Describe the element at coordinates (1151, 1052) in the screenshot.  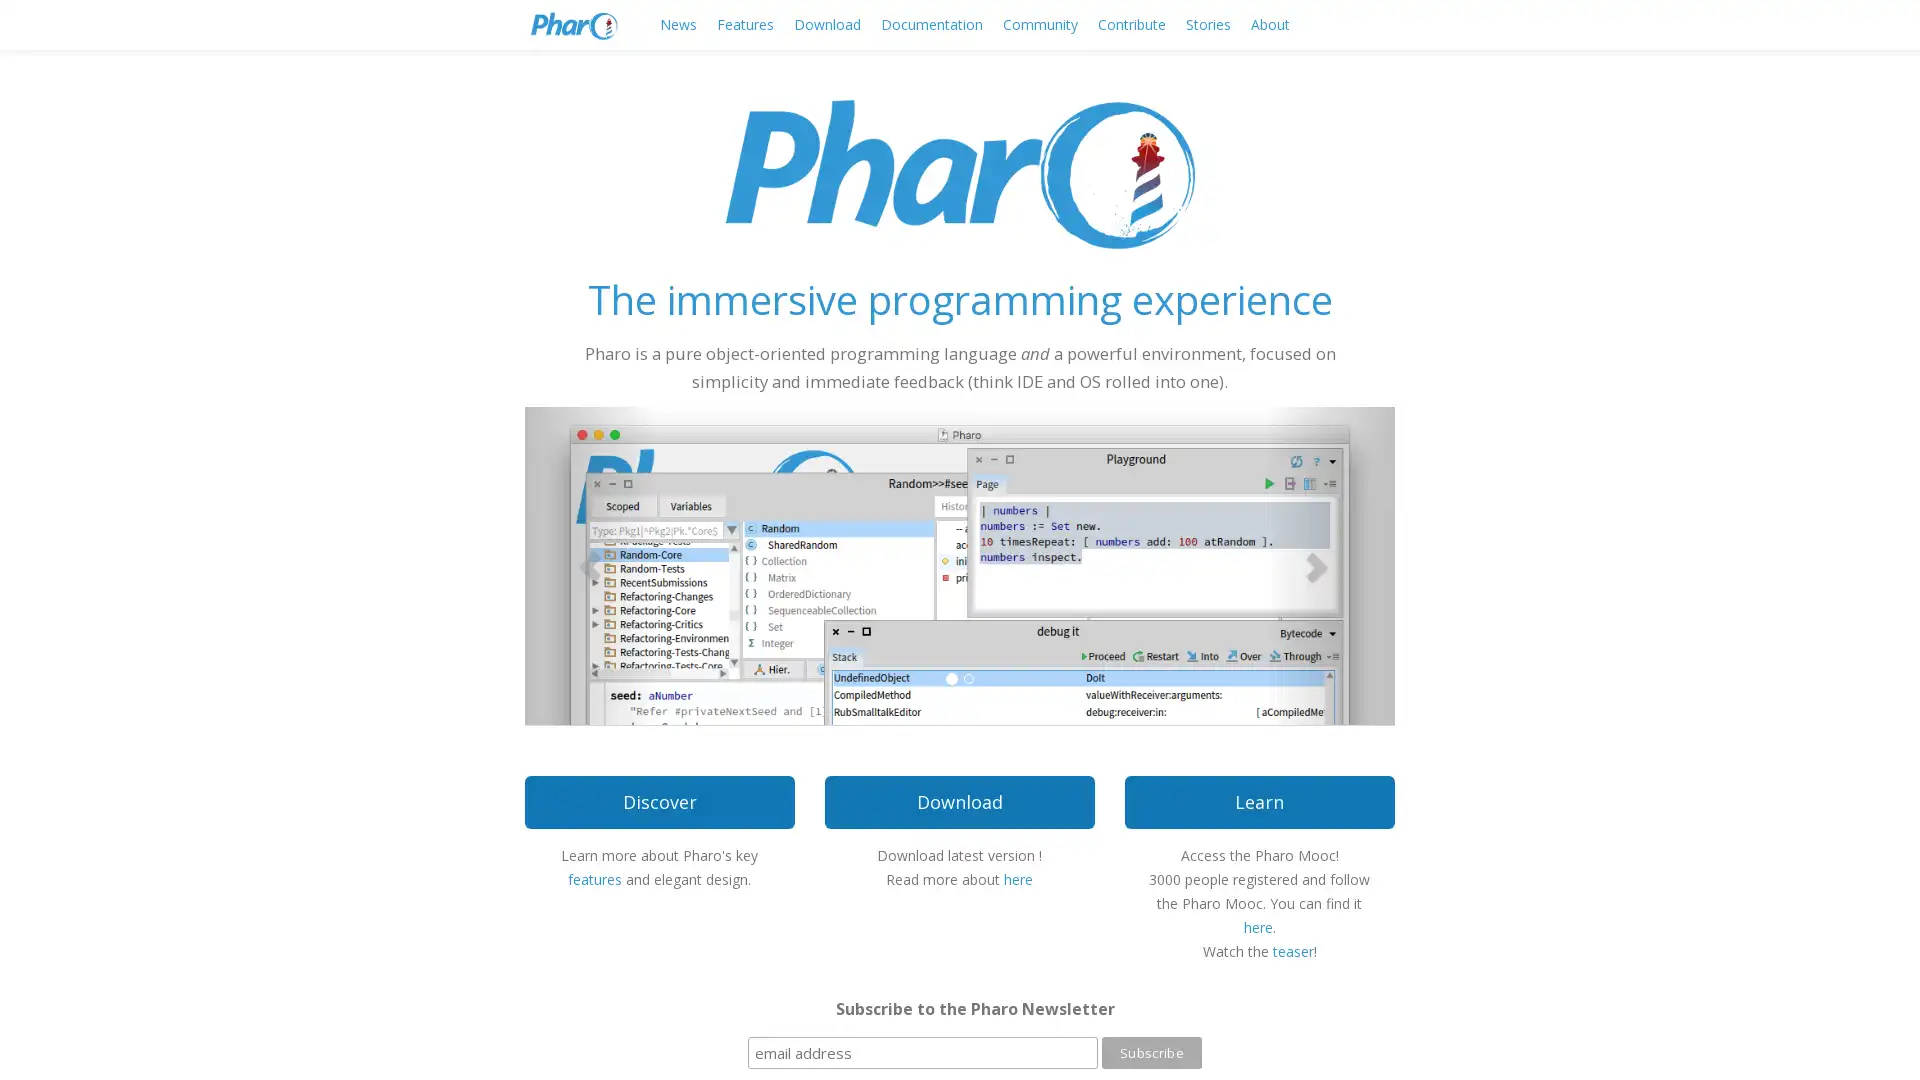
I see `Subscribe` at that location.